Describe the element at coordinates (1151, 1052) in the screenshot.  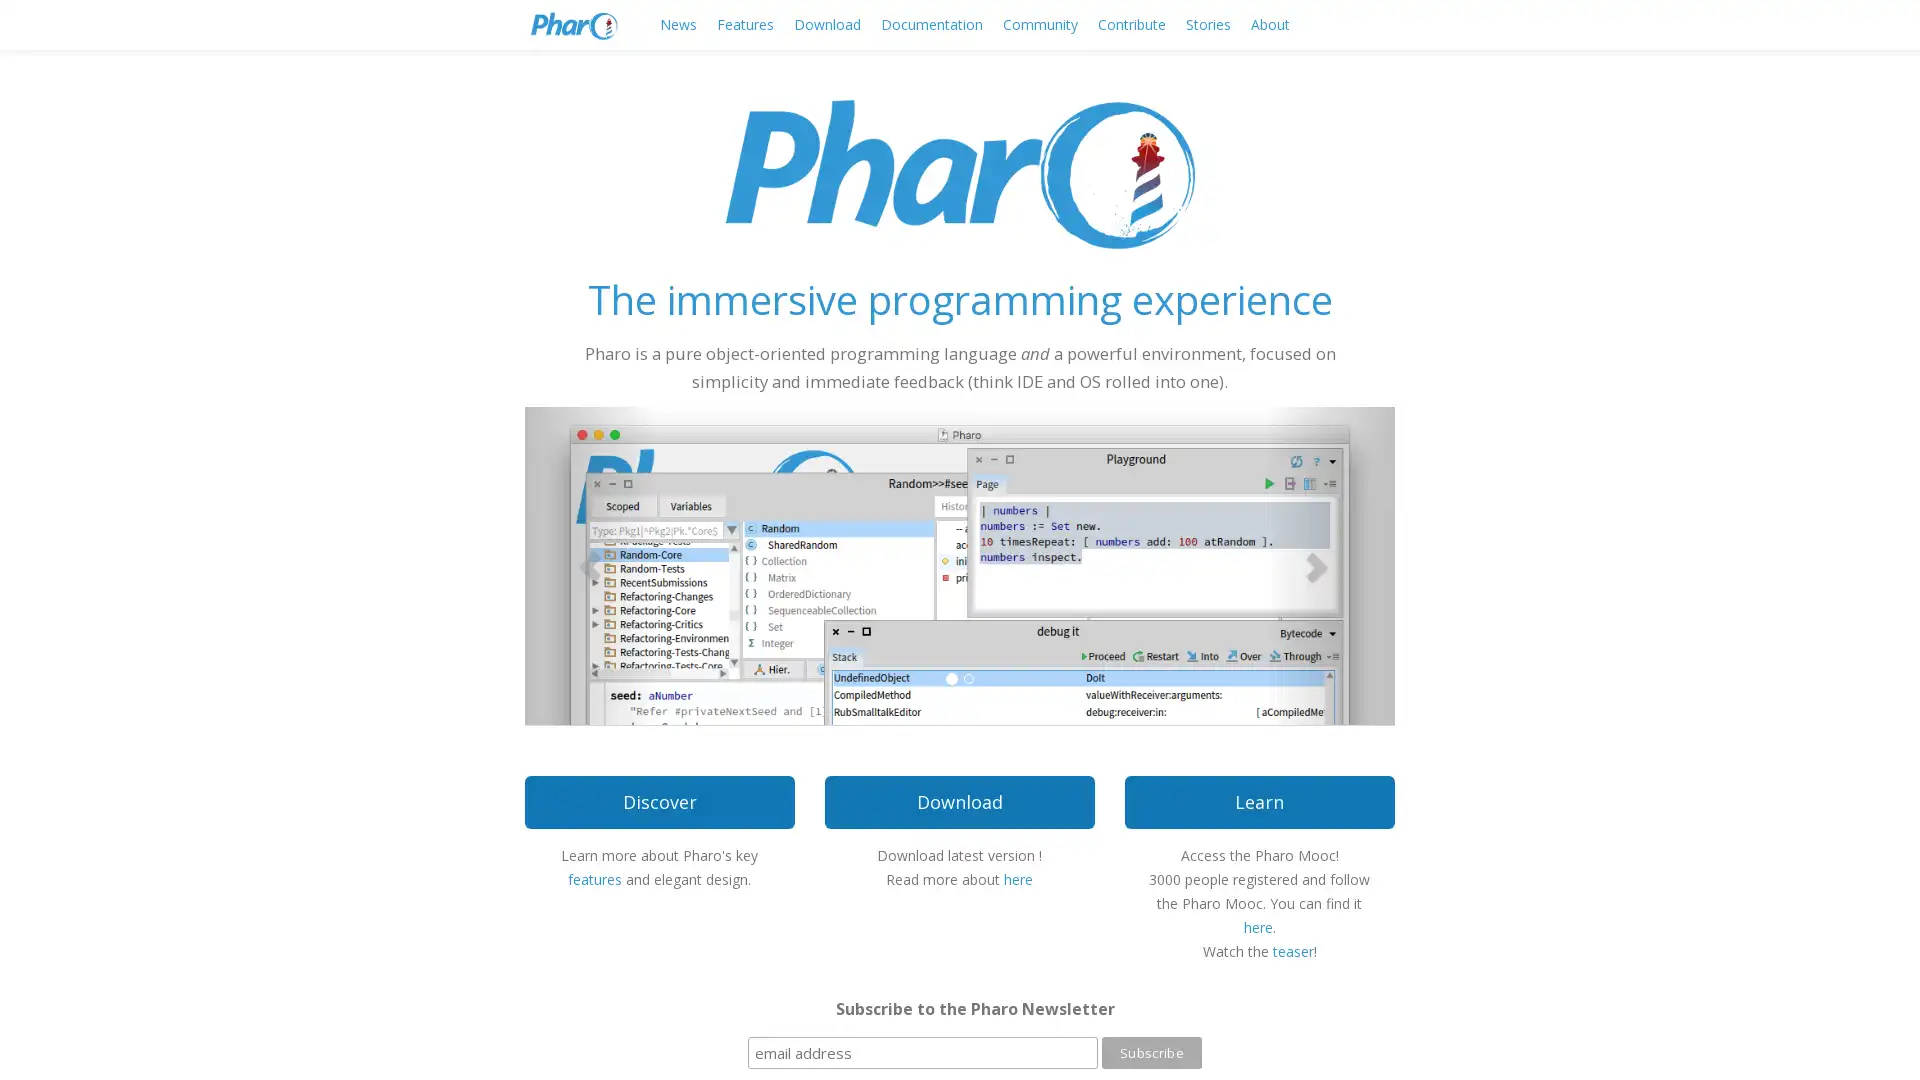
I see `Subscribe` at that location.